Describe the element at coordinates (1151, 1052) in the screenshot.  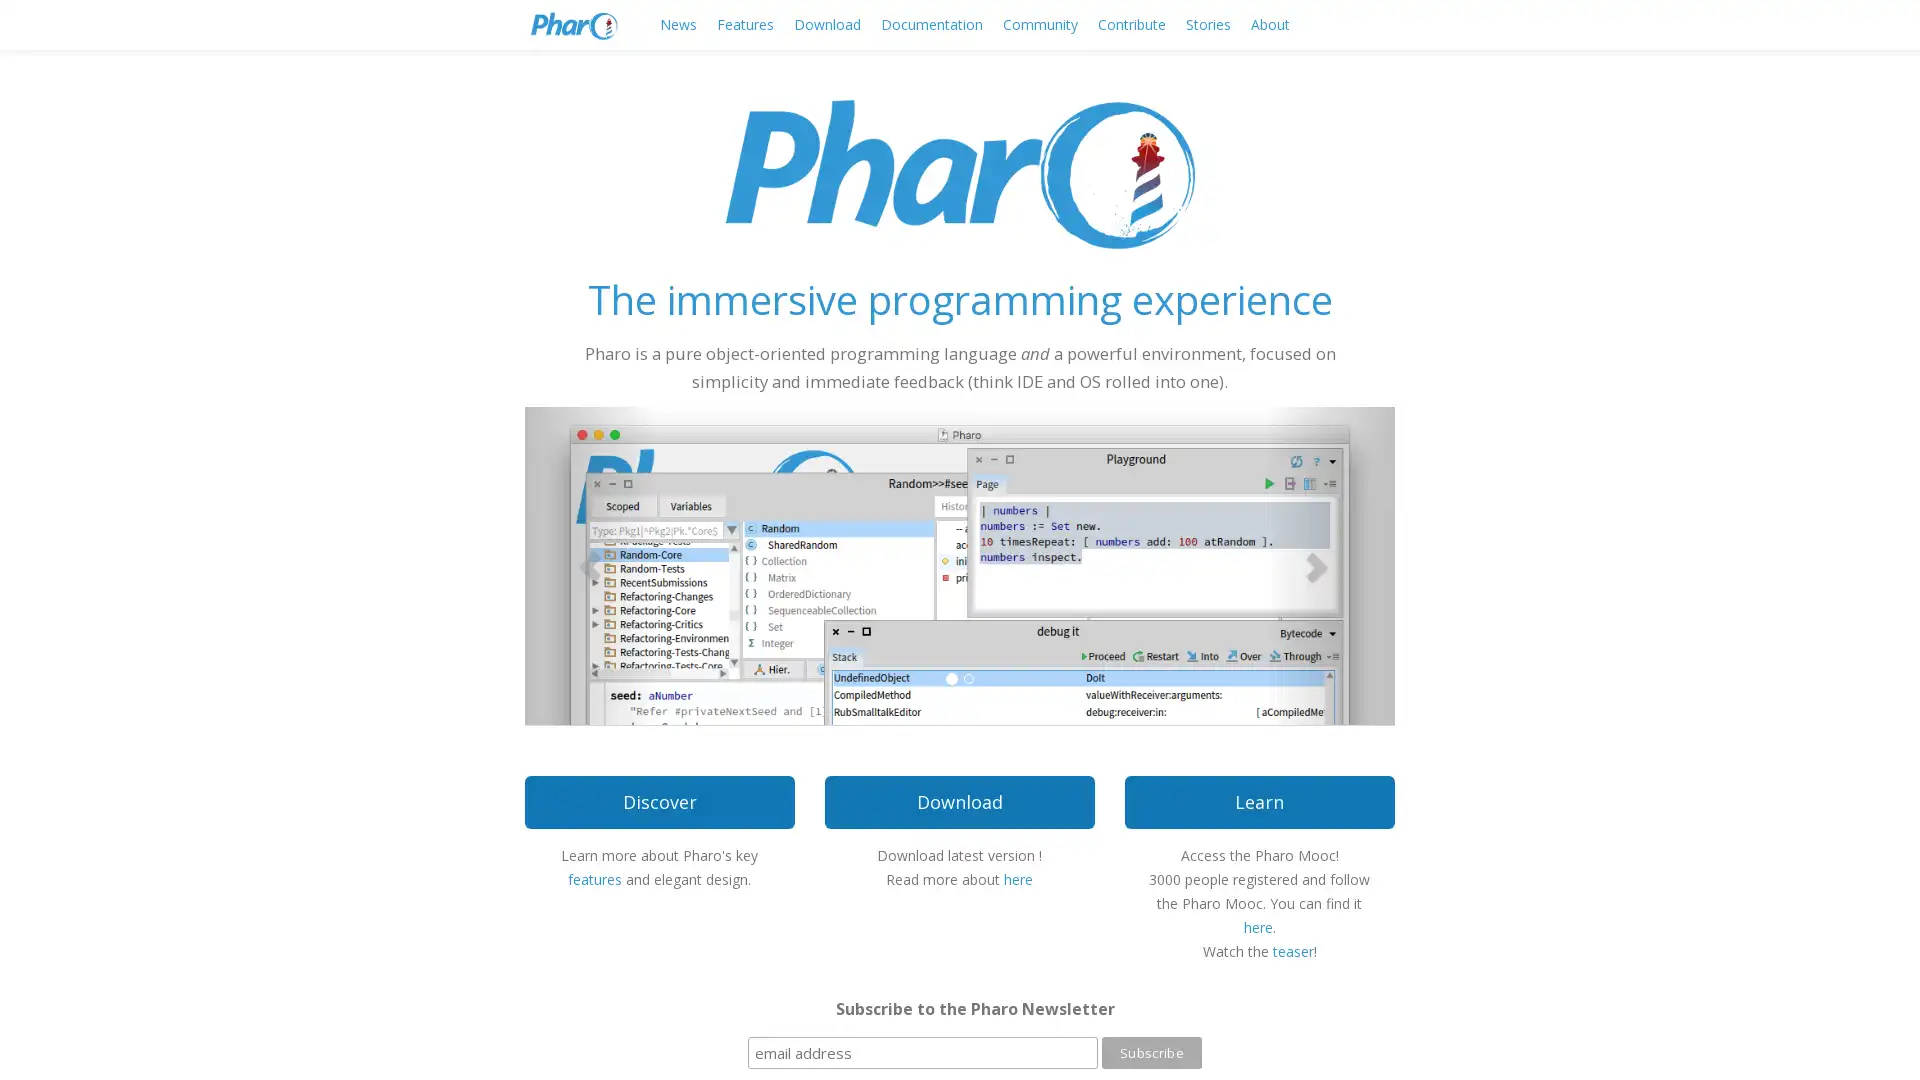
I see `Subscribe` at that location.